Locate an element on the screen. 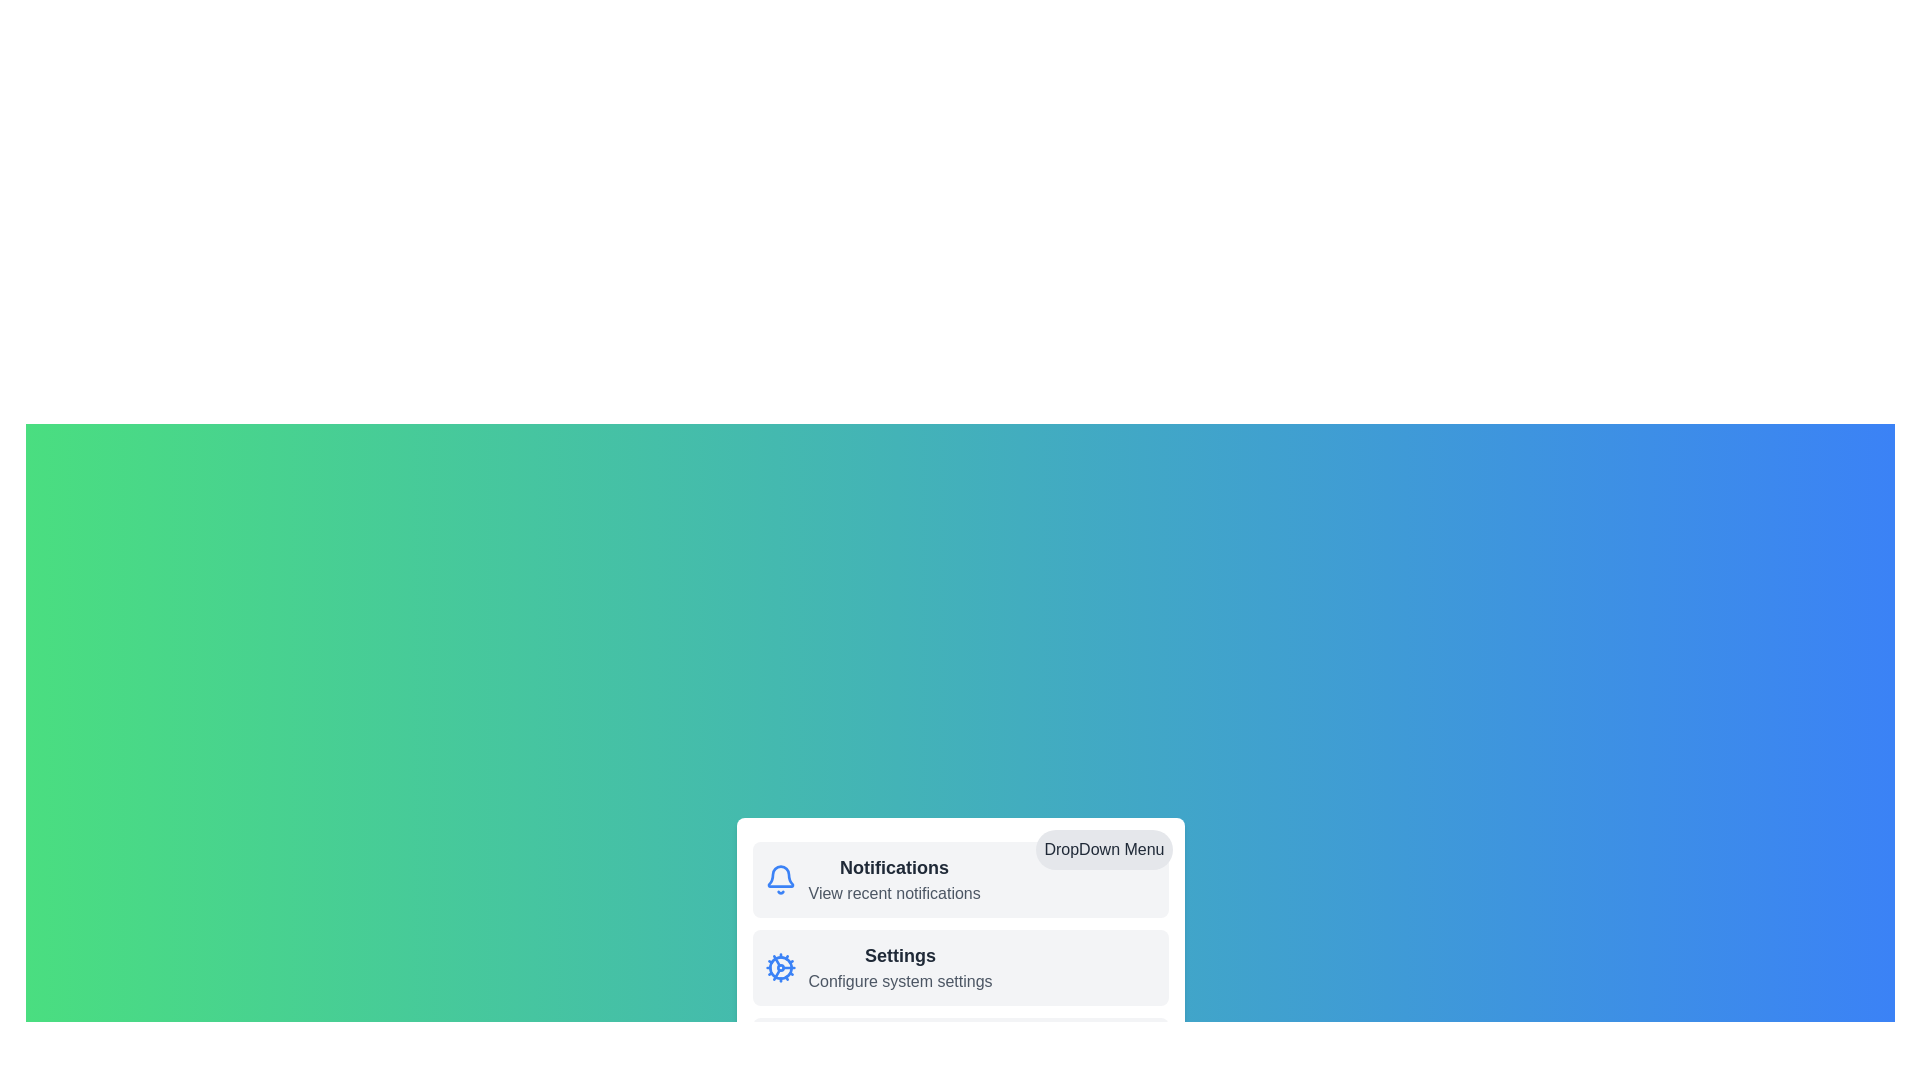 The image size is (1920, 1080). the menu item Notifications is located at coordinates (779, 878).